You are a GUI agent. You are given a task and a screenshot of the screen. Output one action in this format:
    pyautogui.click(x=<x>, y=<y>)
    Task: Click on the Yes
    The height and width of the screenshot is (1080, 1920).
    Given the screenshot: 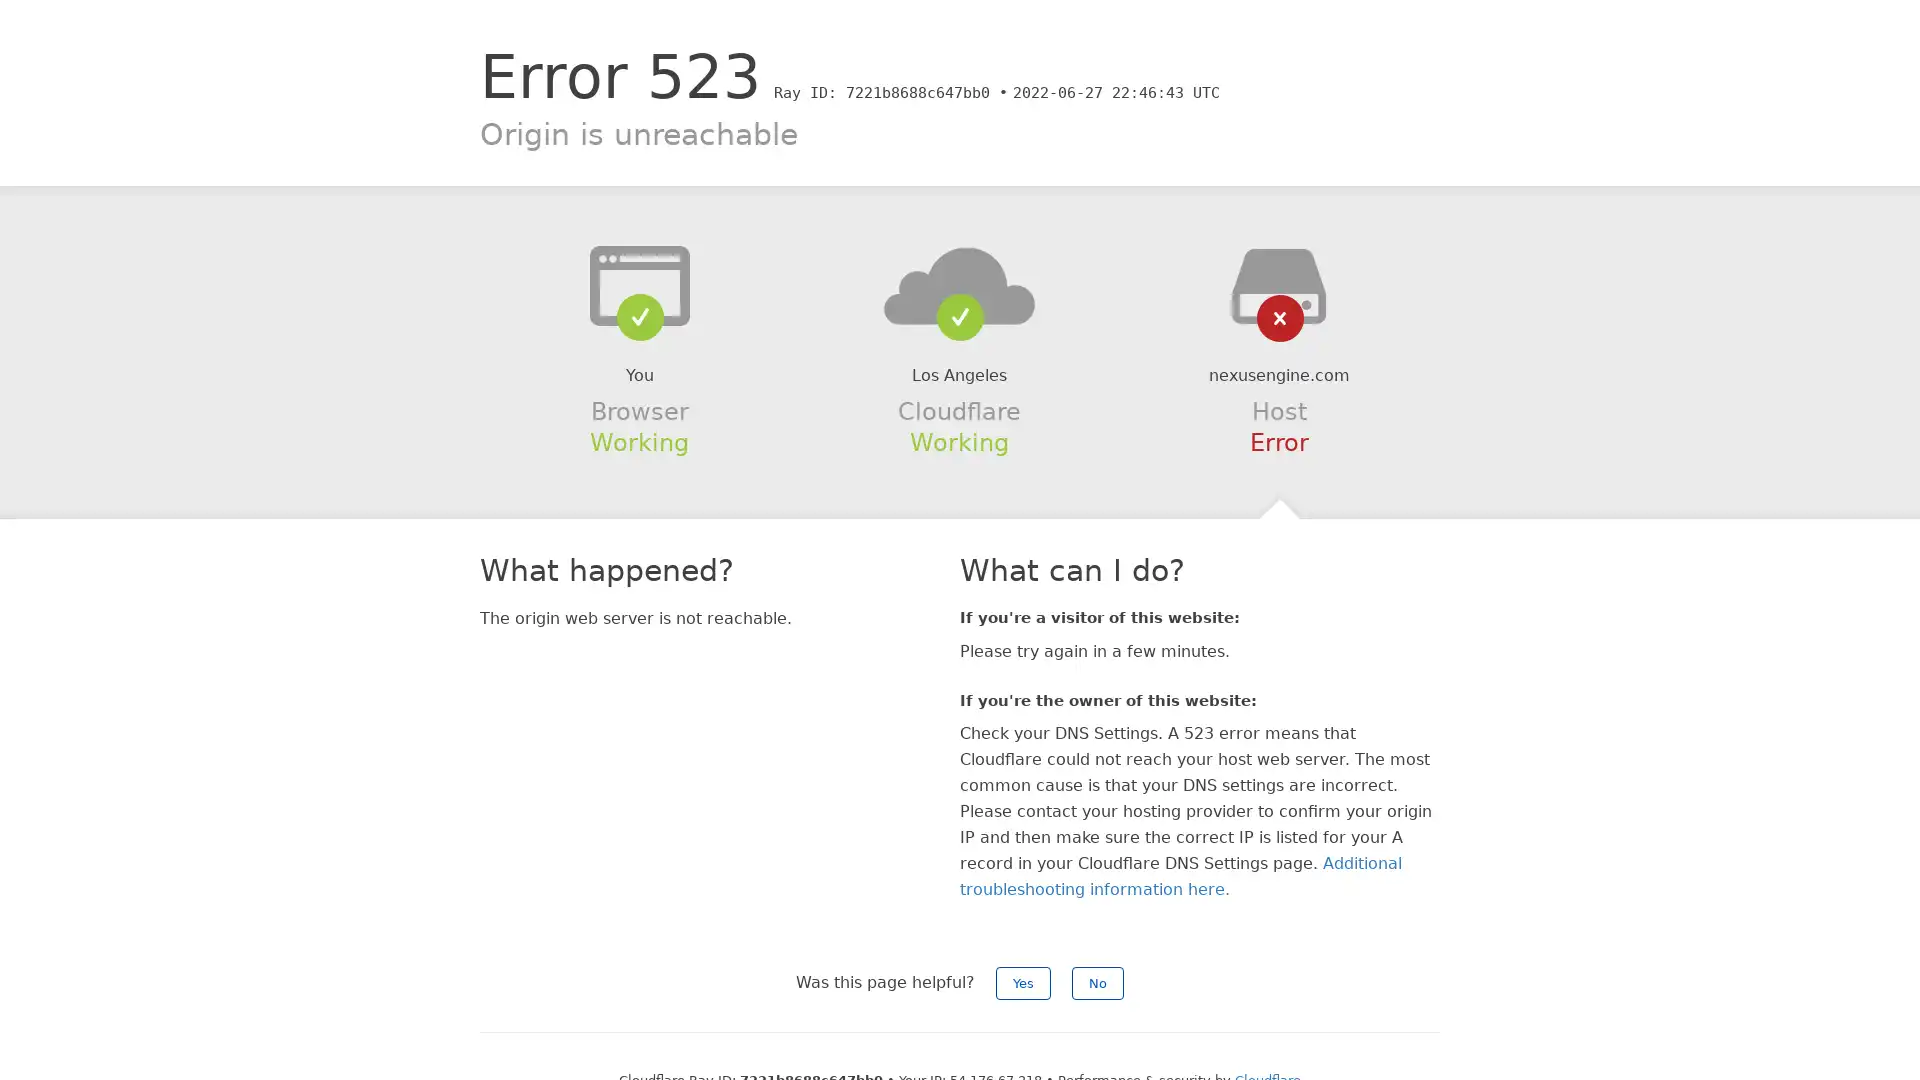 What is the action you would take?
    pyautogui.click(x=1023, y=982)
    